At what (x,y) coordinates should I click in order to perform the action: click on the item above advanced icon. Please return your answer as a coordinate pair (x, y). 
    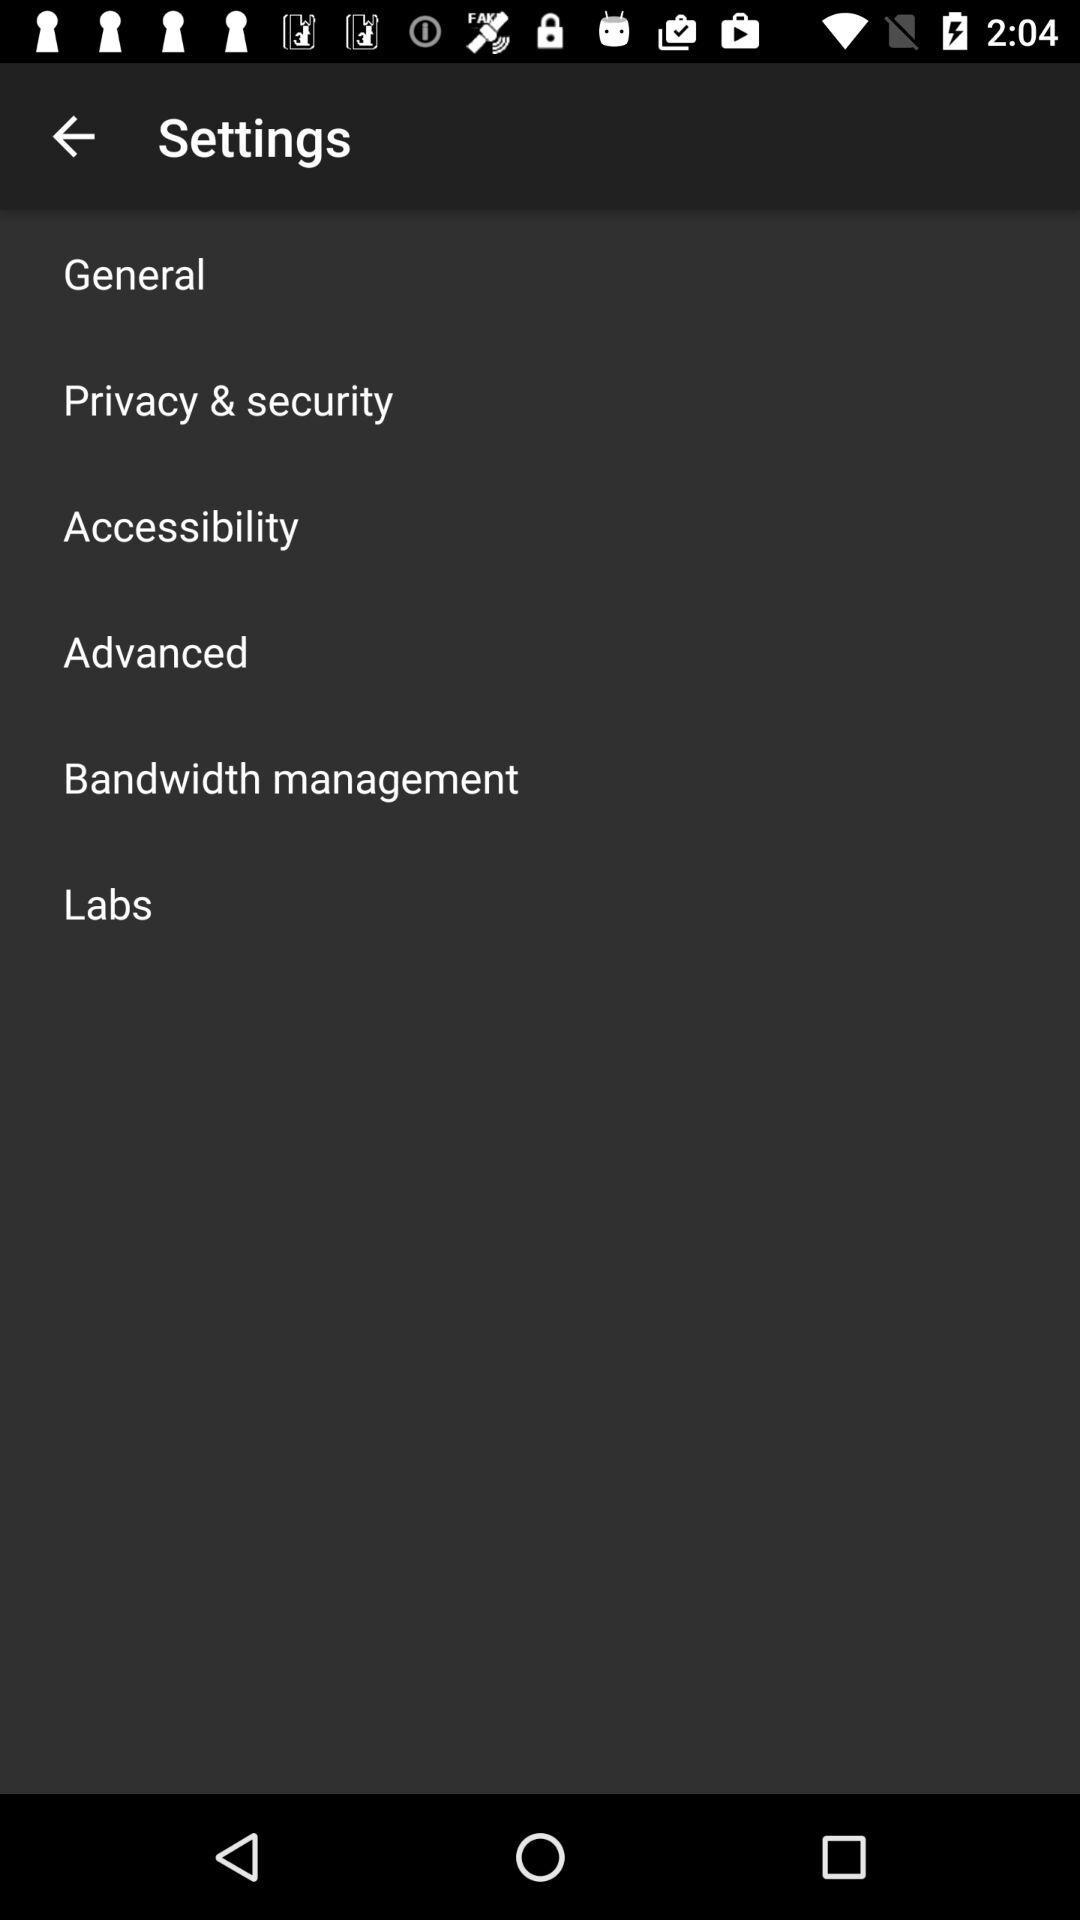
    Looking at the image, I should click on (181, 524).